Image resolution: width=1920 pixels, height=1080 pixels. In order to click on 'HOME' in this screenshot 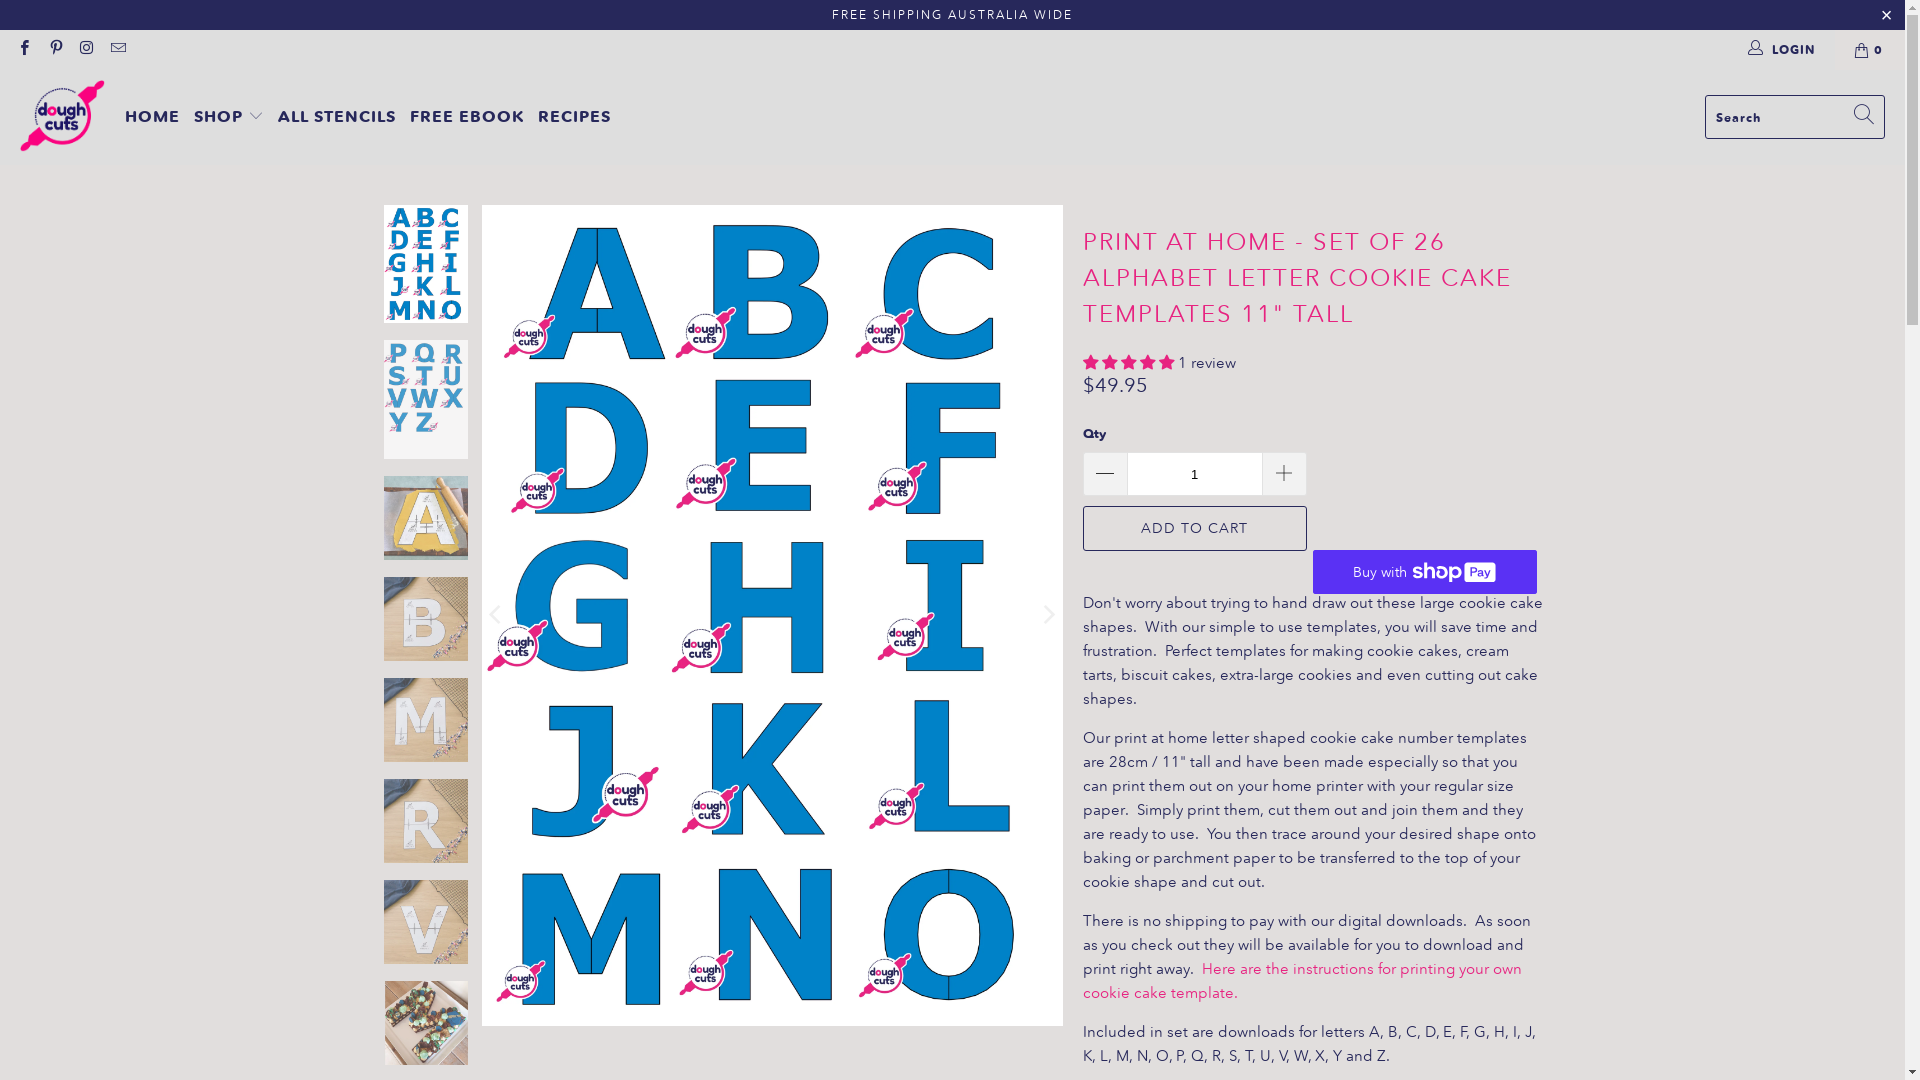, I will do `click(151, 117)`.